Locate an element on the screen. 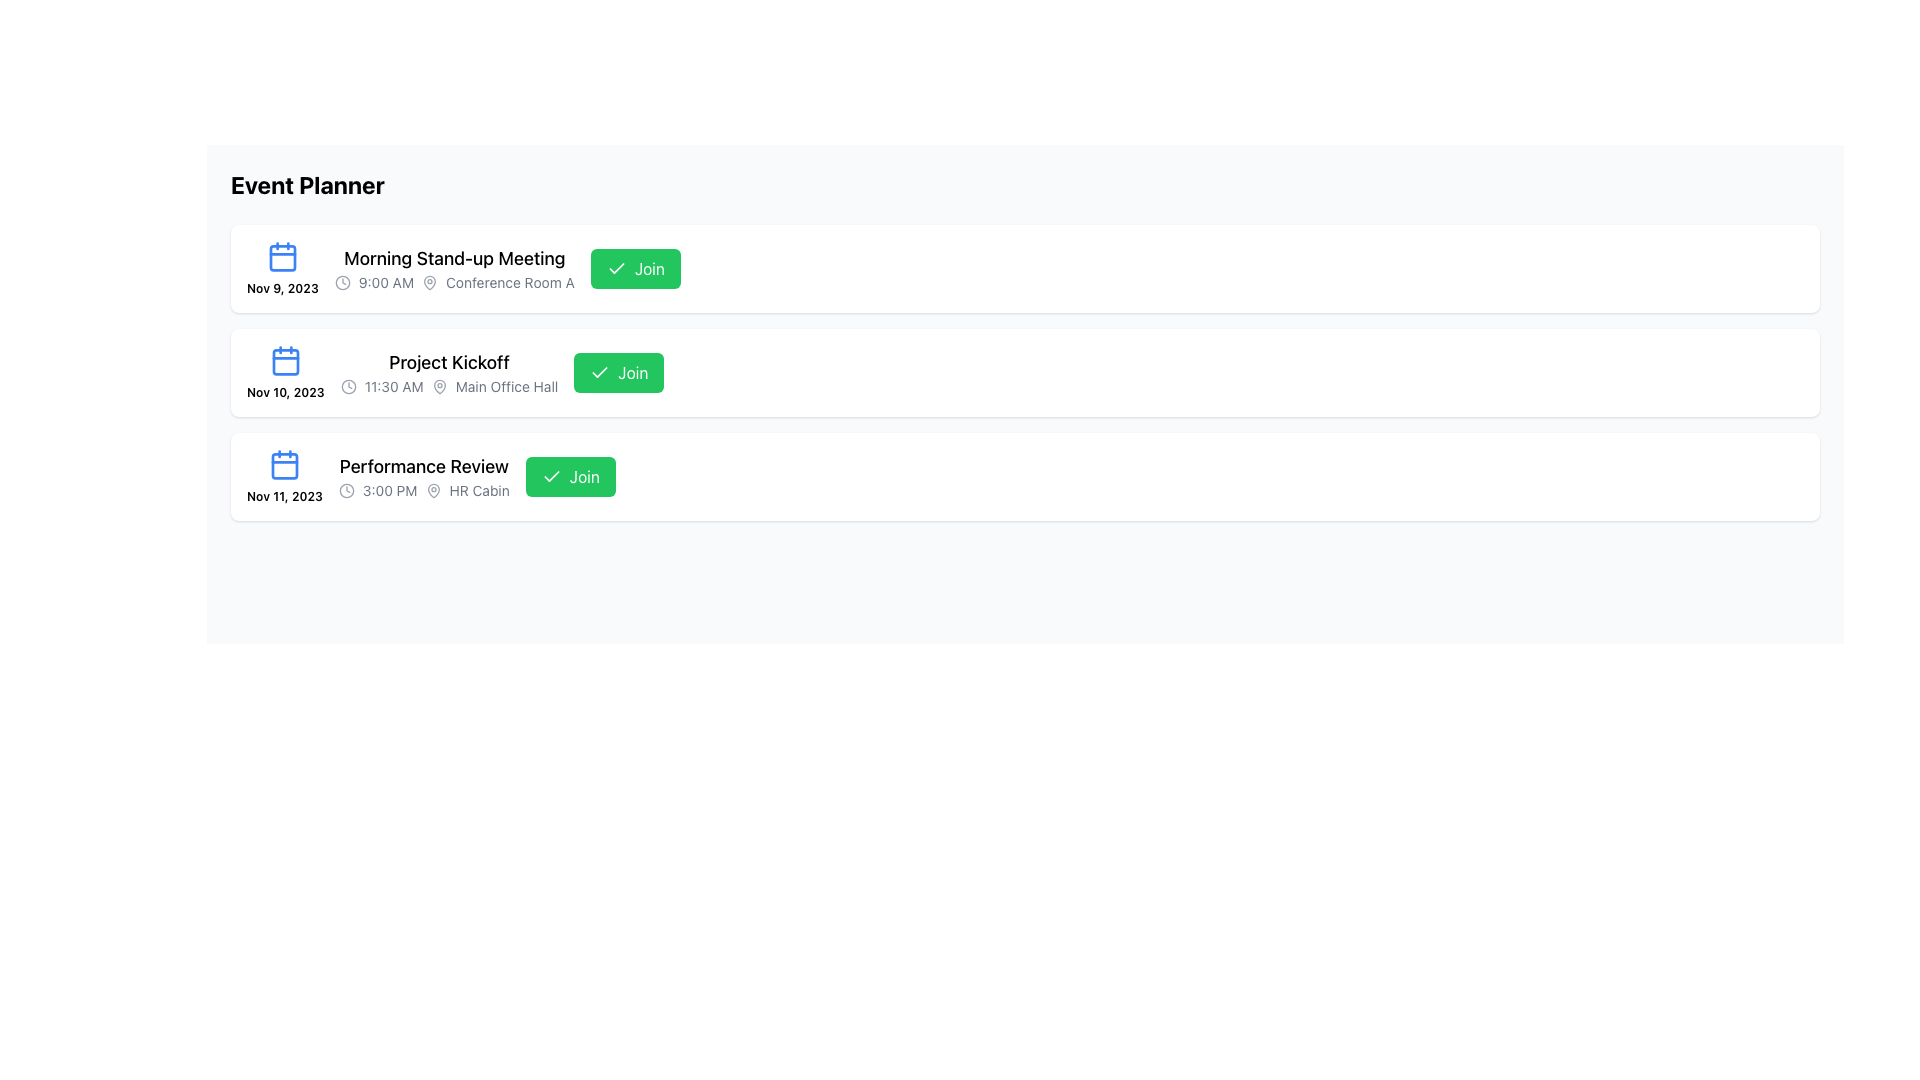  the calendar icon located in the first event block of the 'Event Planner' section, positioned at the top-left corner above the date text is located at coordinates (281, 256).